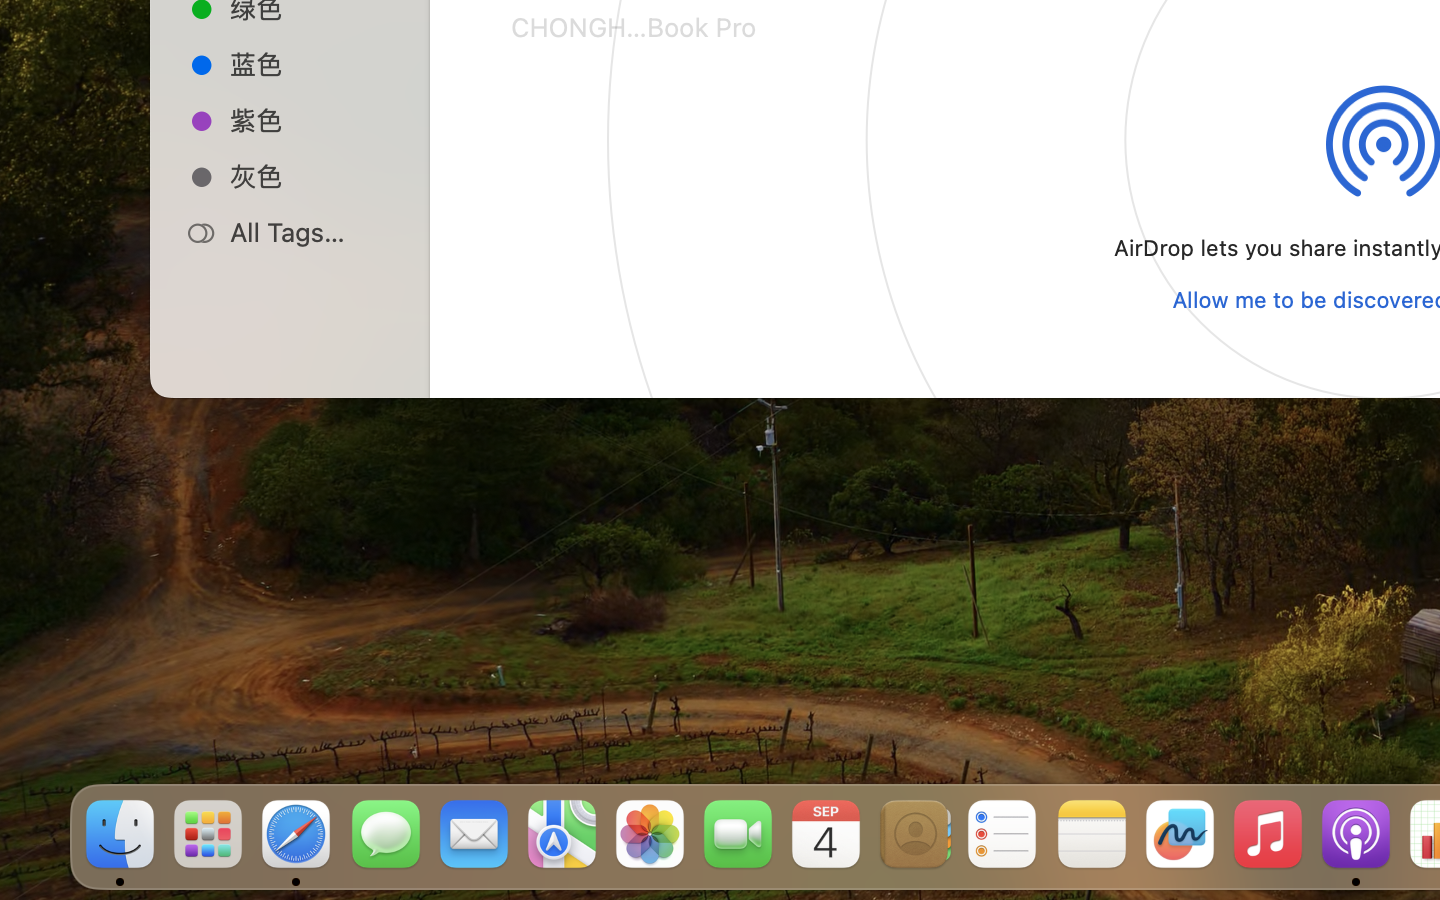 The image size is (1440, 900). I want to click on '紫色', so click(311, 119).